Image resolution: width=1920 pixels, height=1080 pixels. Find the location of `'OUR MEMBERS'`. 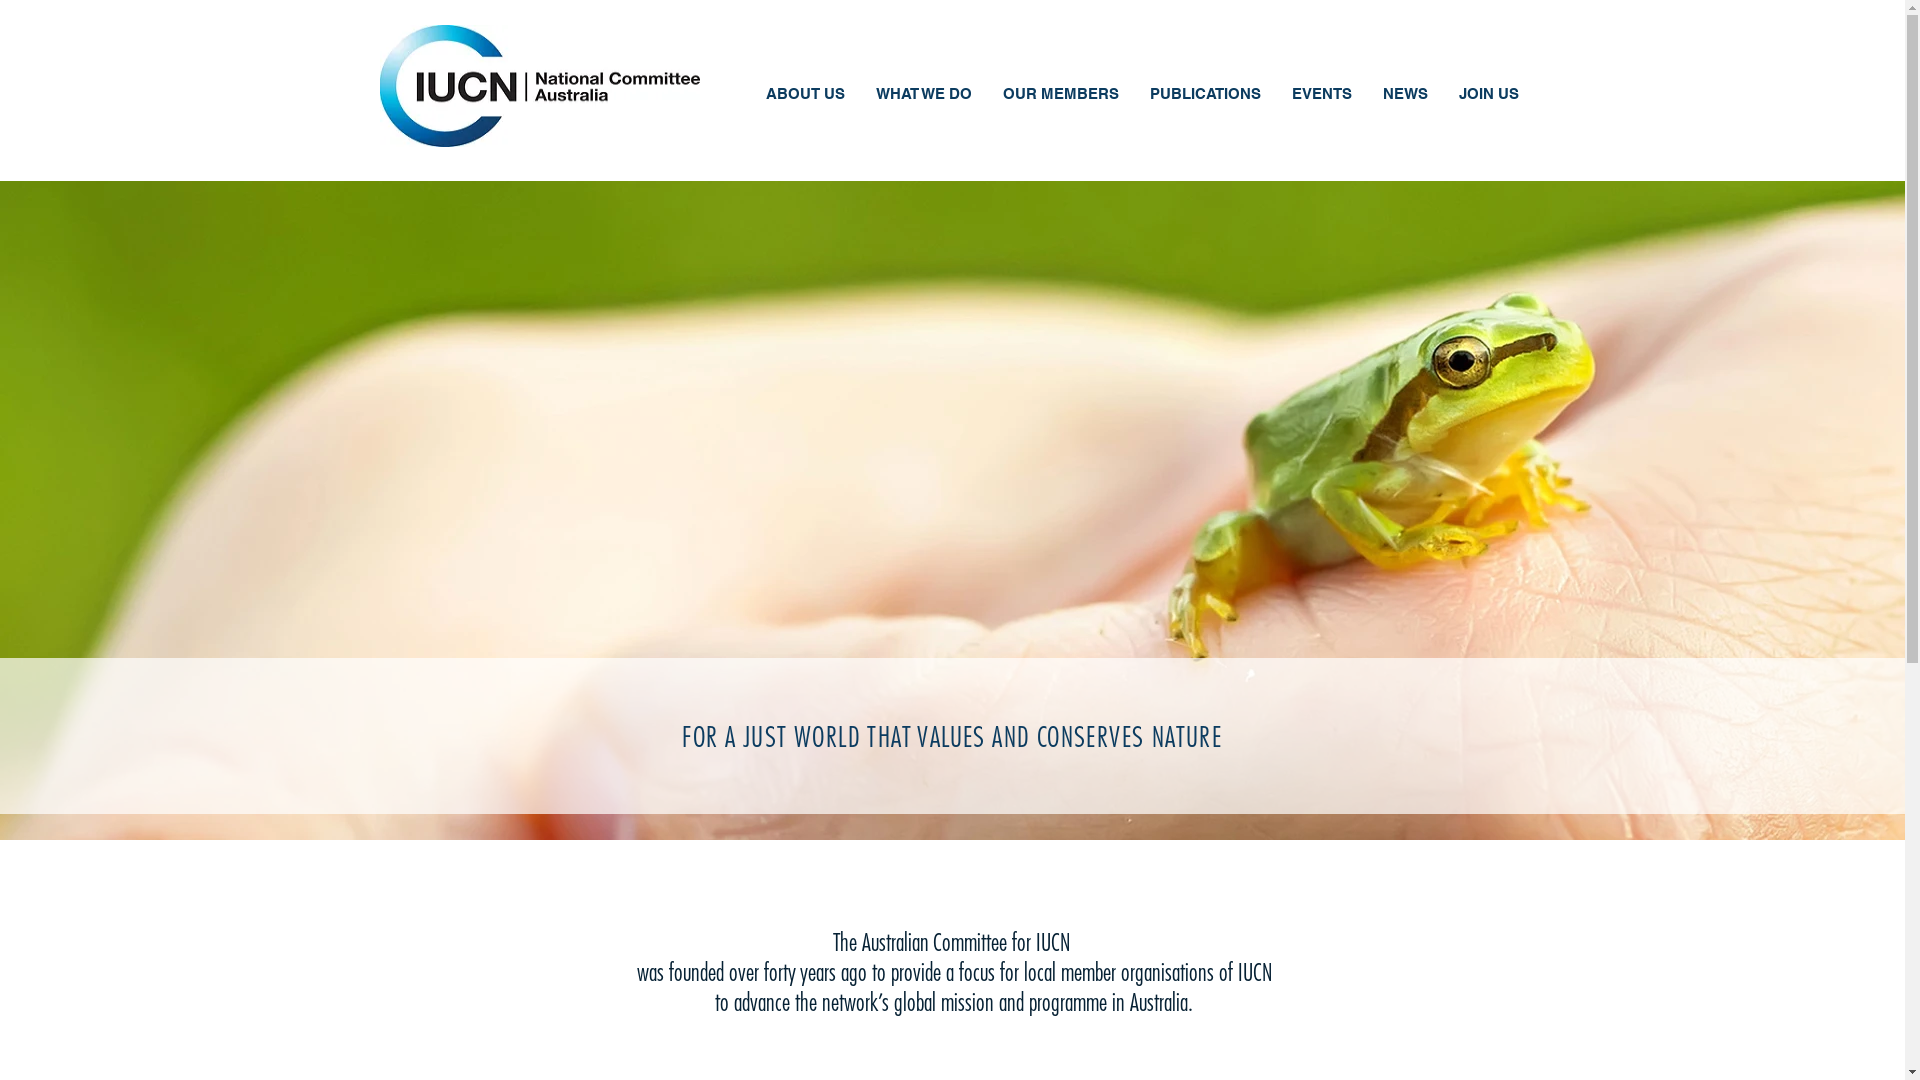

'OUR MEMBERS' is located at coordinates (1058, 95).